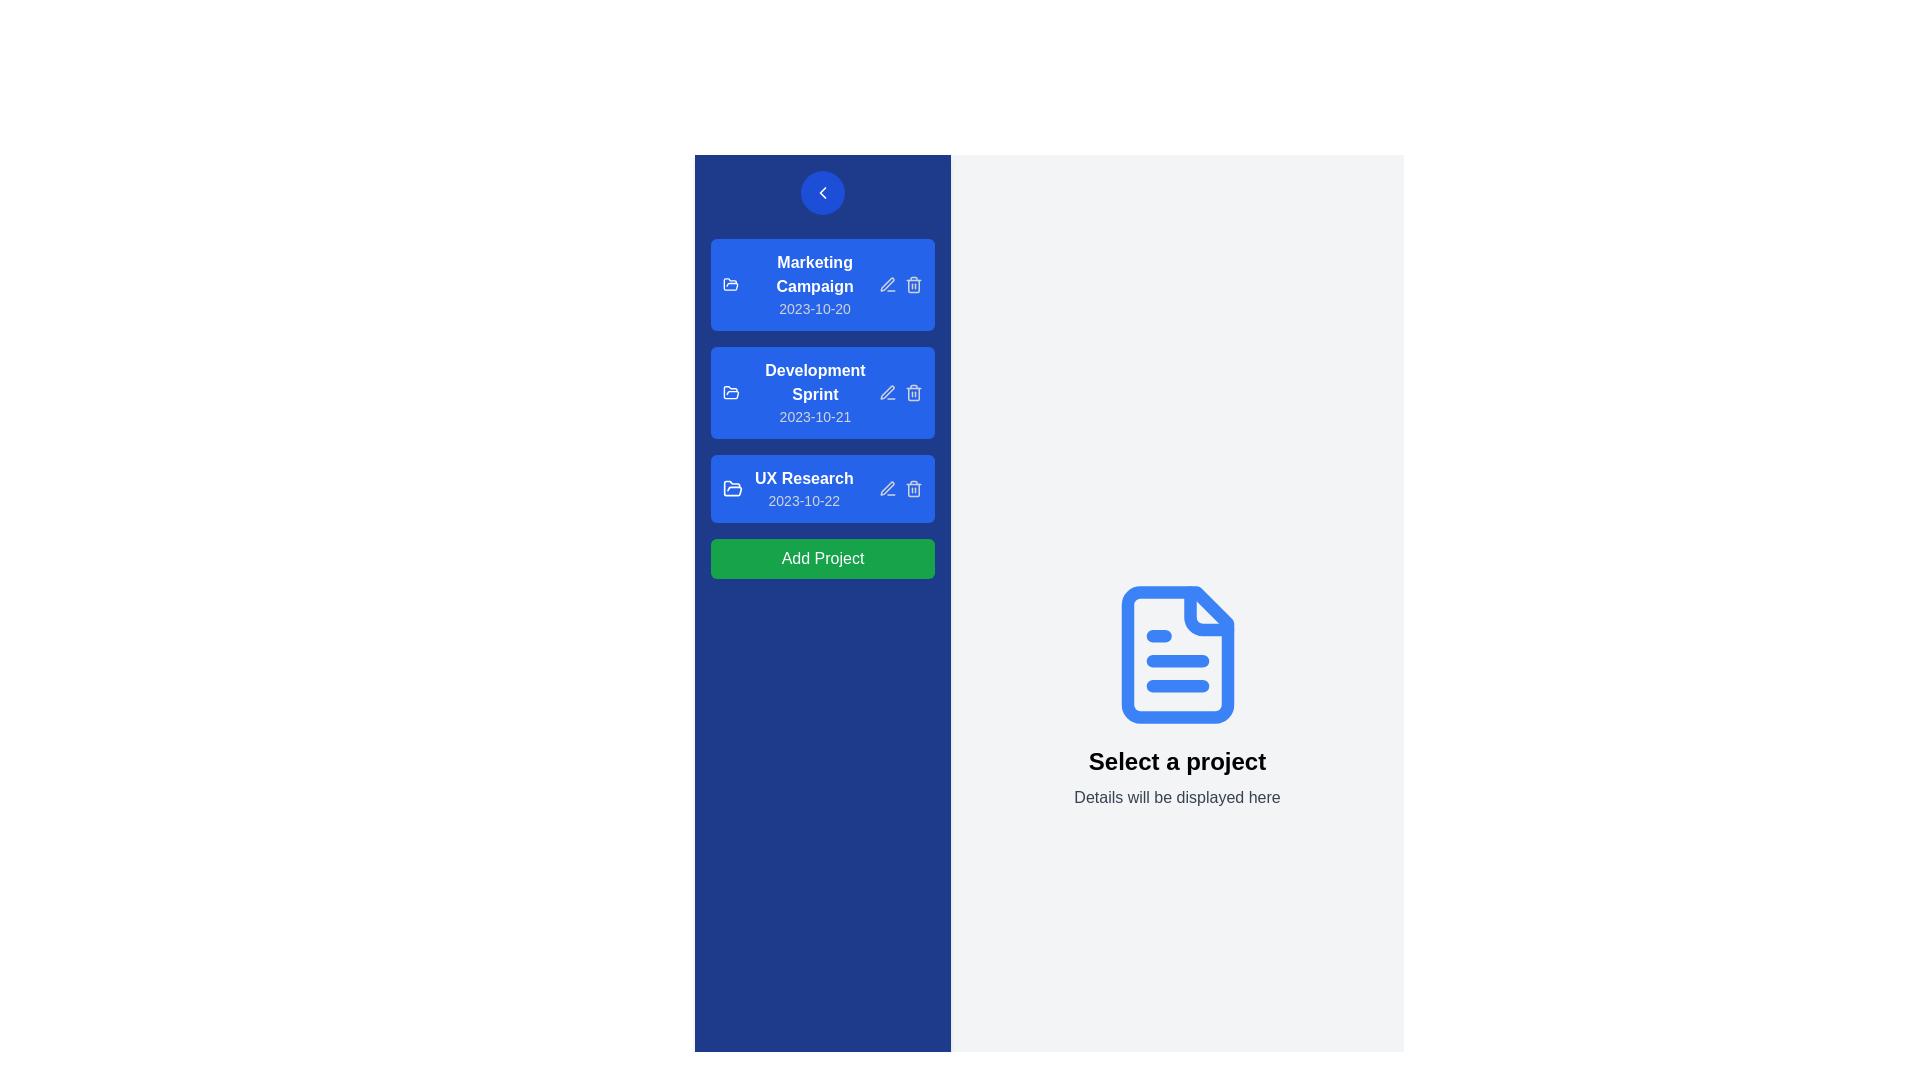  What do you see at coordinates (815, 285) in the screenshot?
I see `the Text Label displaying 'Marketing Campaign' in bold font, which is positioned above 'Development Sprint' and below the back navigation button` at bounding box center [815, 285].